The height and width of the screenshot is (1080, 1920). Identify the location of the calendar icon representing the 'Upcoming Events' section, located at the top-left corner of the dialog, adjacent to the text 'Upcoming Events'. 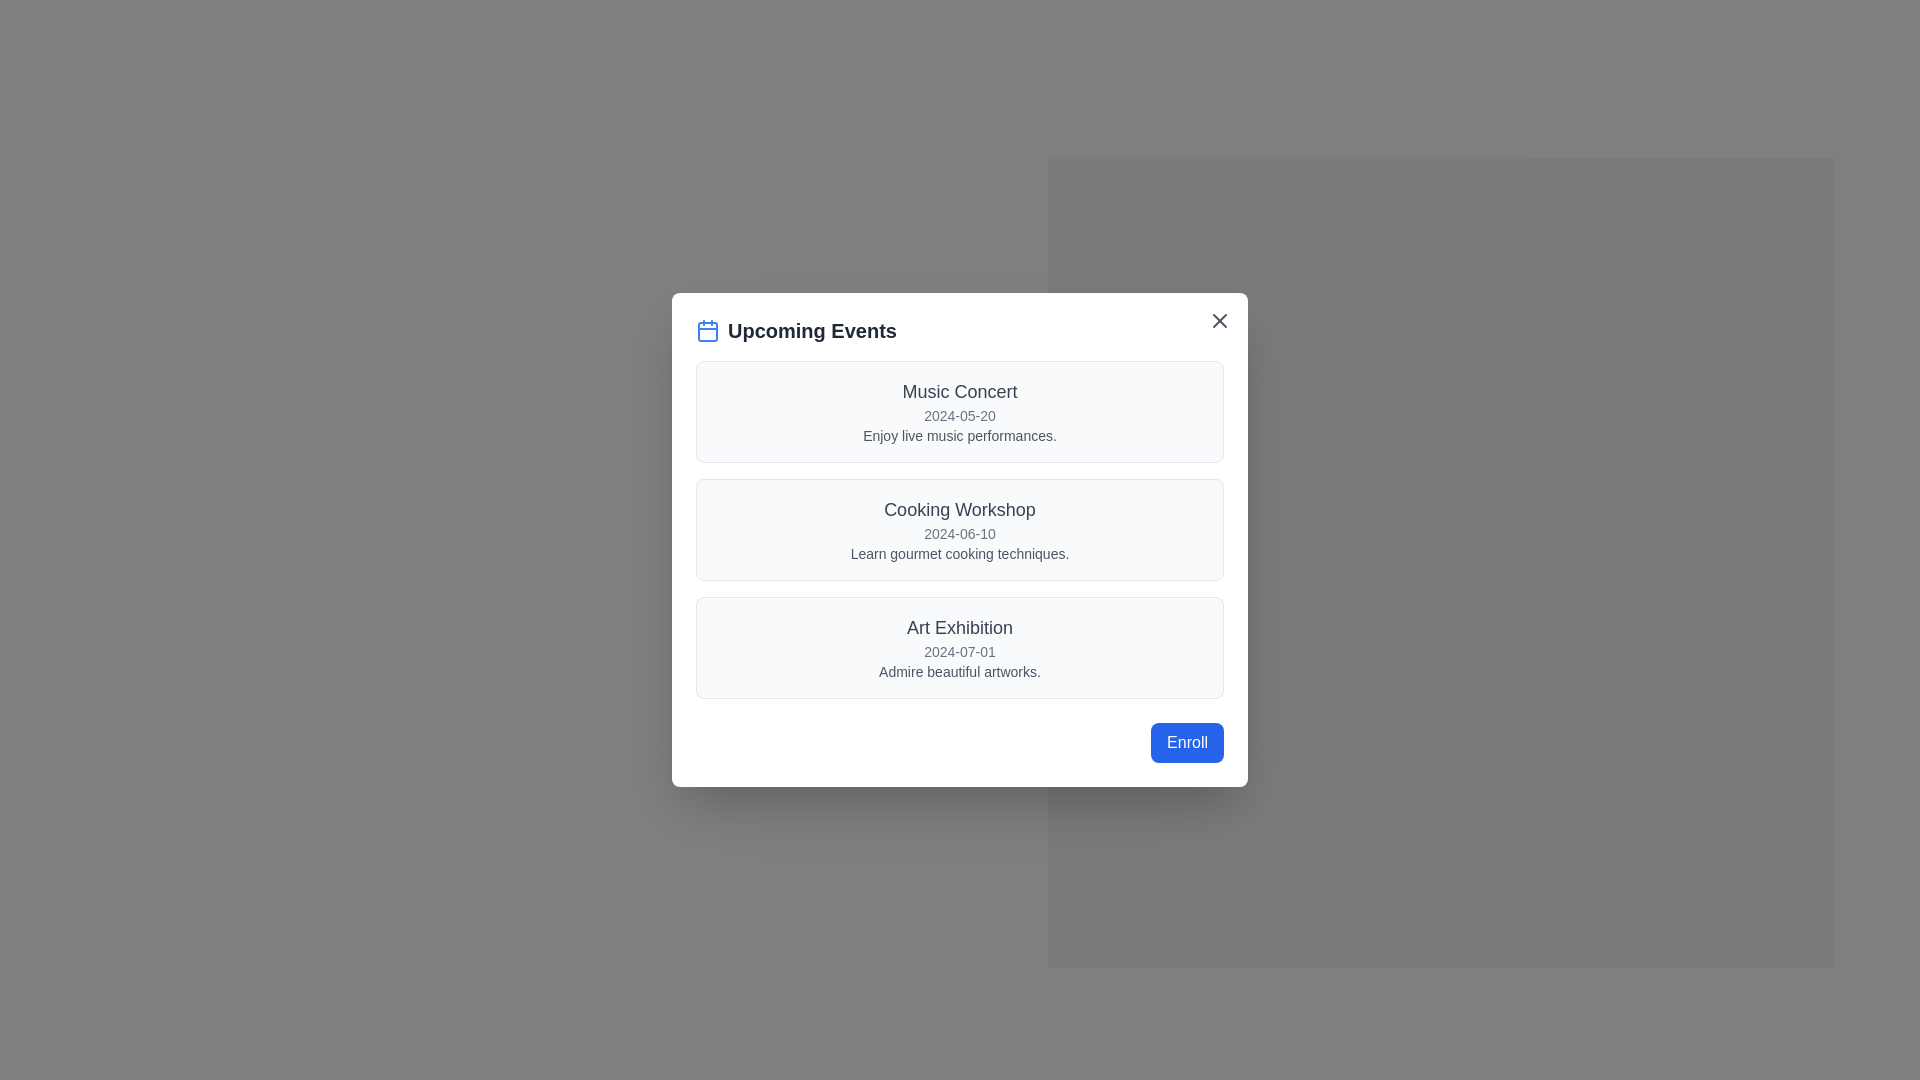
(708, 330).